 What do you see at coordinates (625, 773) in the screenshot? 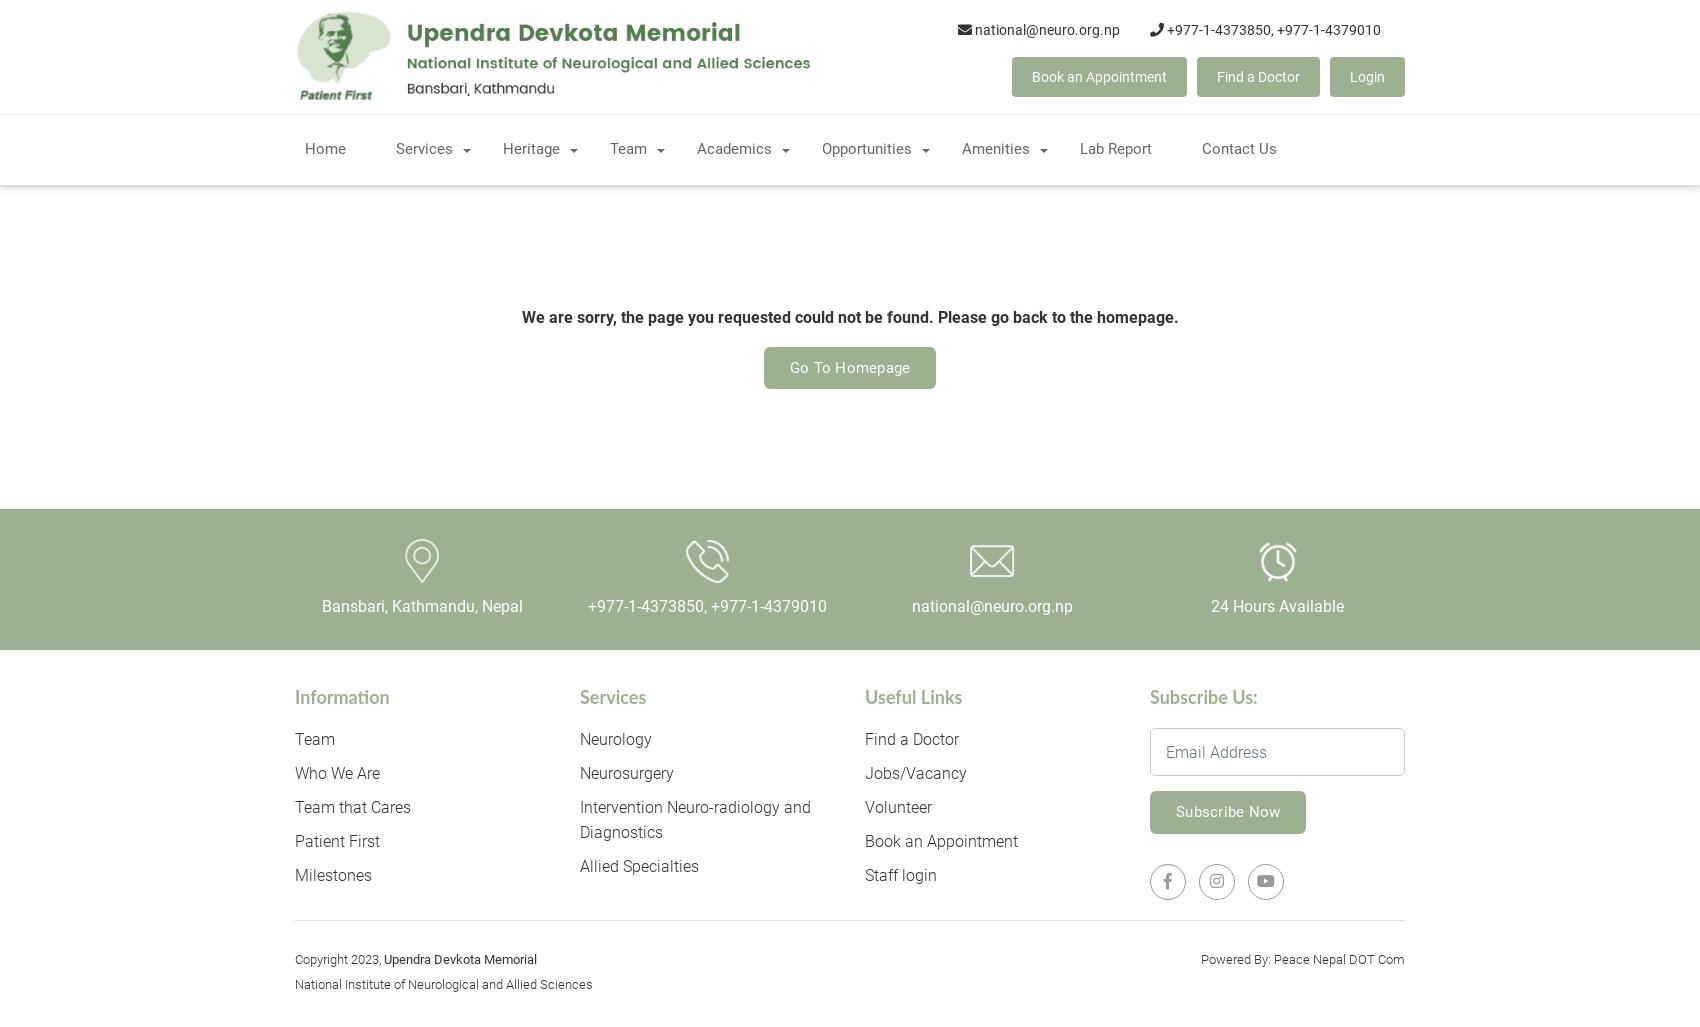
I see `'Neurosurgery'` at bounding box center [625, 773].